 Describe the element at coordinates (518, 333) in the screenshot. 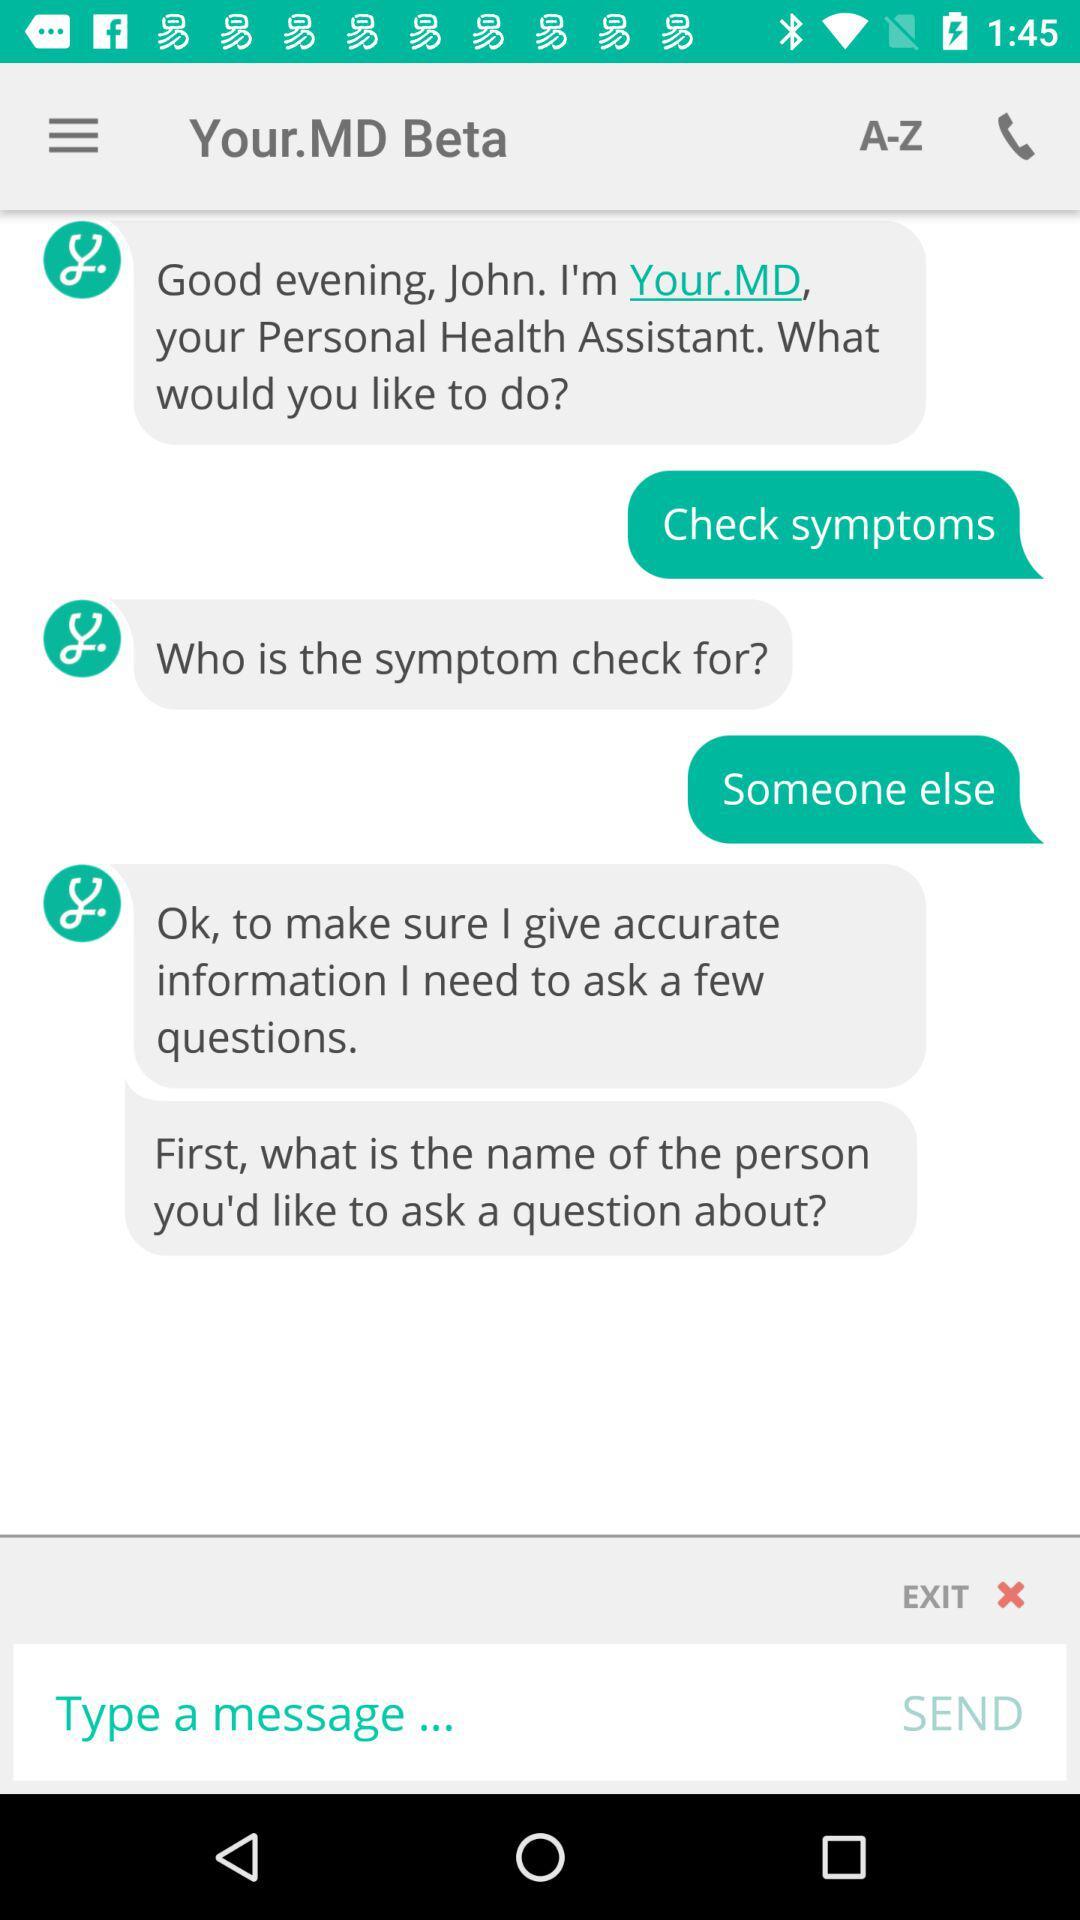

I see `item above check symptoms item` at that location.